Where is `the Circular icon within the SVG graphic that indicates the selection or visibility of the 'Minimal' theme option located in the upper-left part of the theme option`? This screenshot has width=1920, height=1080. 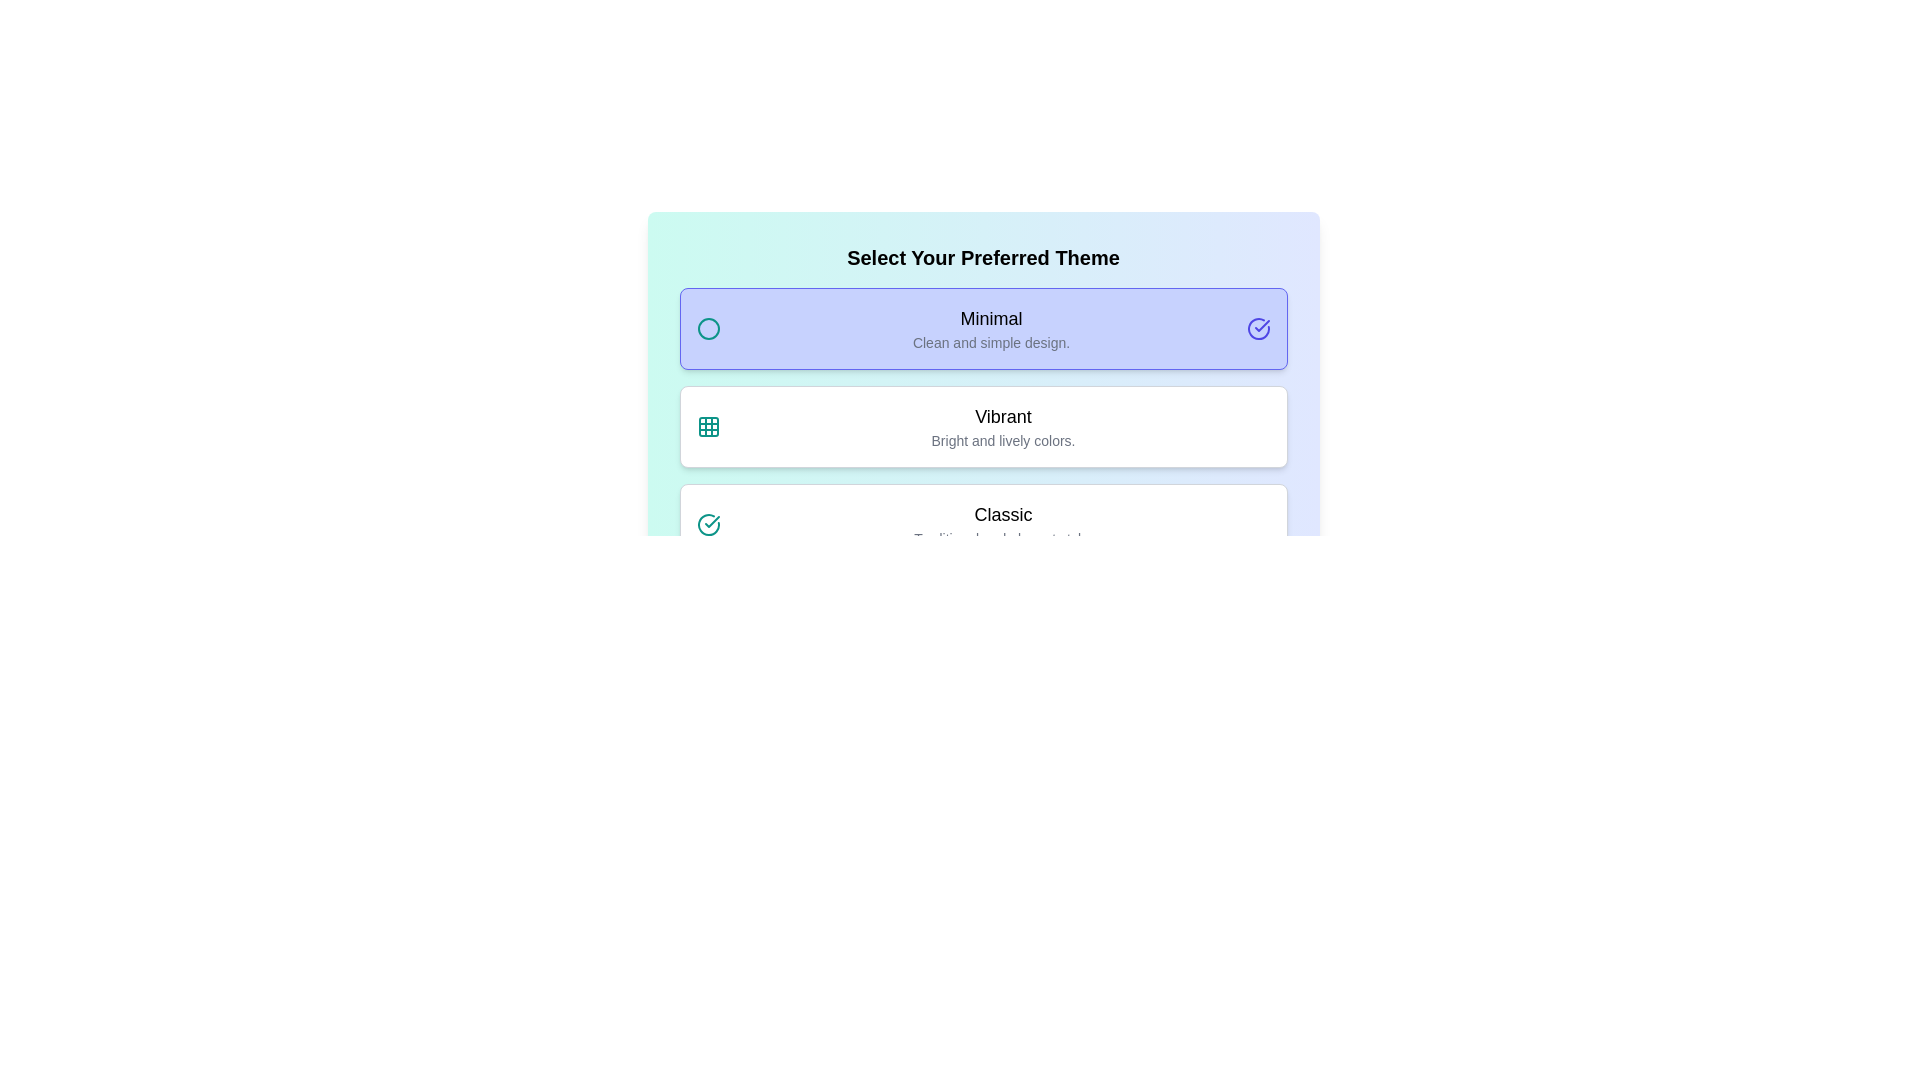
the Circular icon within the SVG graphic that indicates the selection or visibility of the 'Minimal' theme option located in the upper-left part of the theme option is located at coordinates (708, 327).